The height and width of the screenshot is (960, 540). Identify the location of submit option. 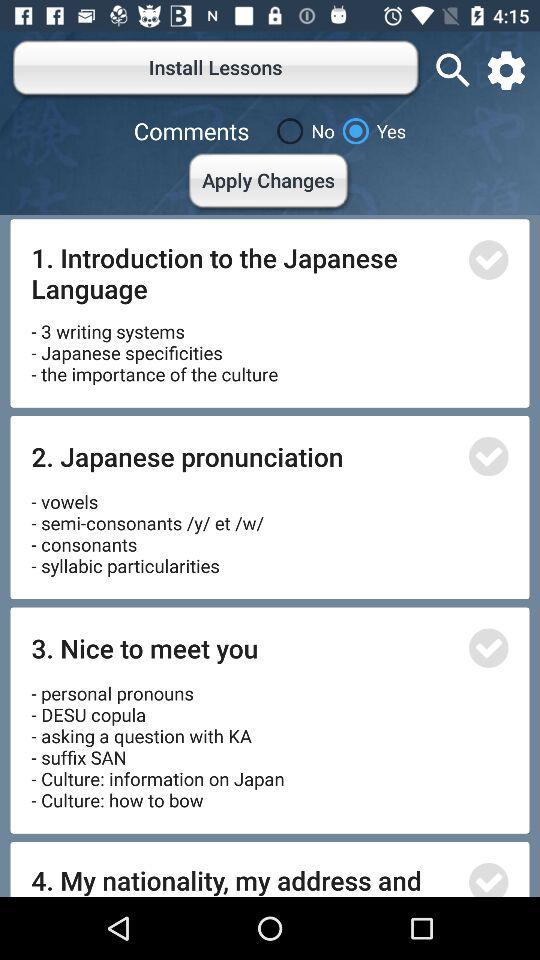
(487, 647).